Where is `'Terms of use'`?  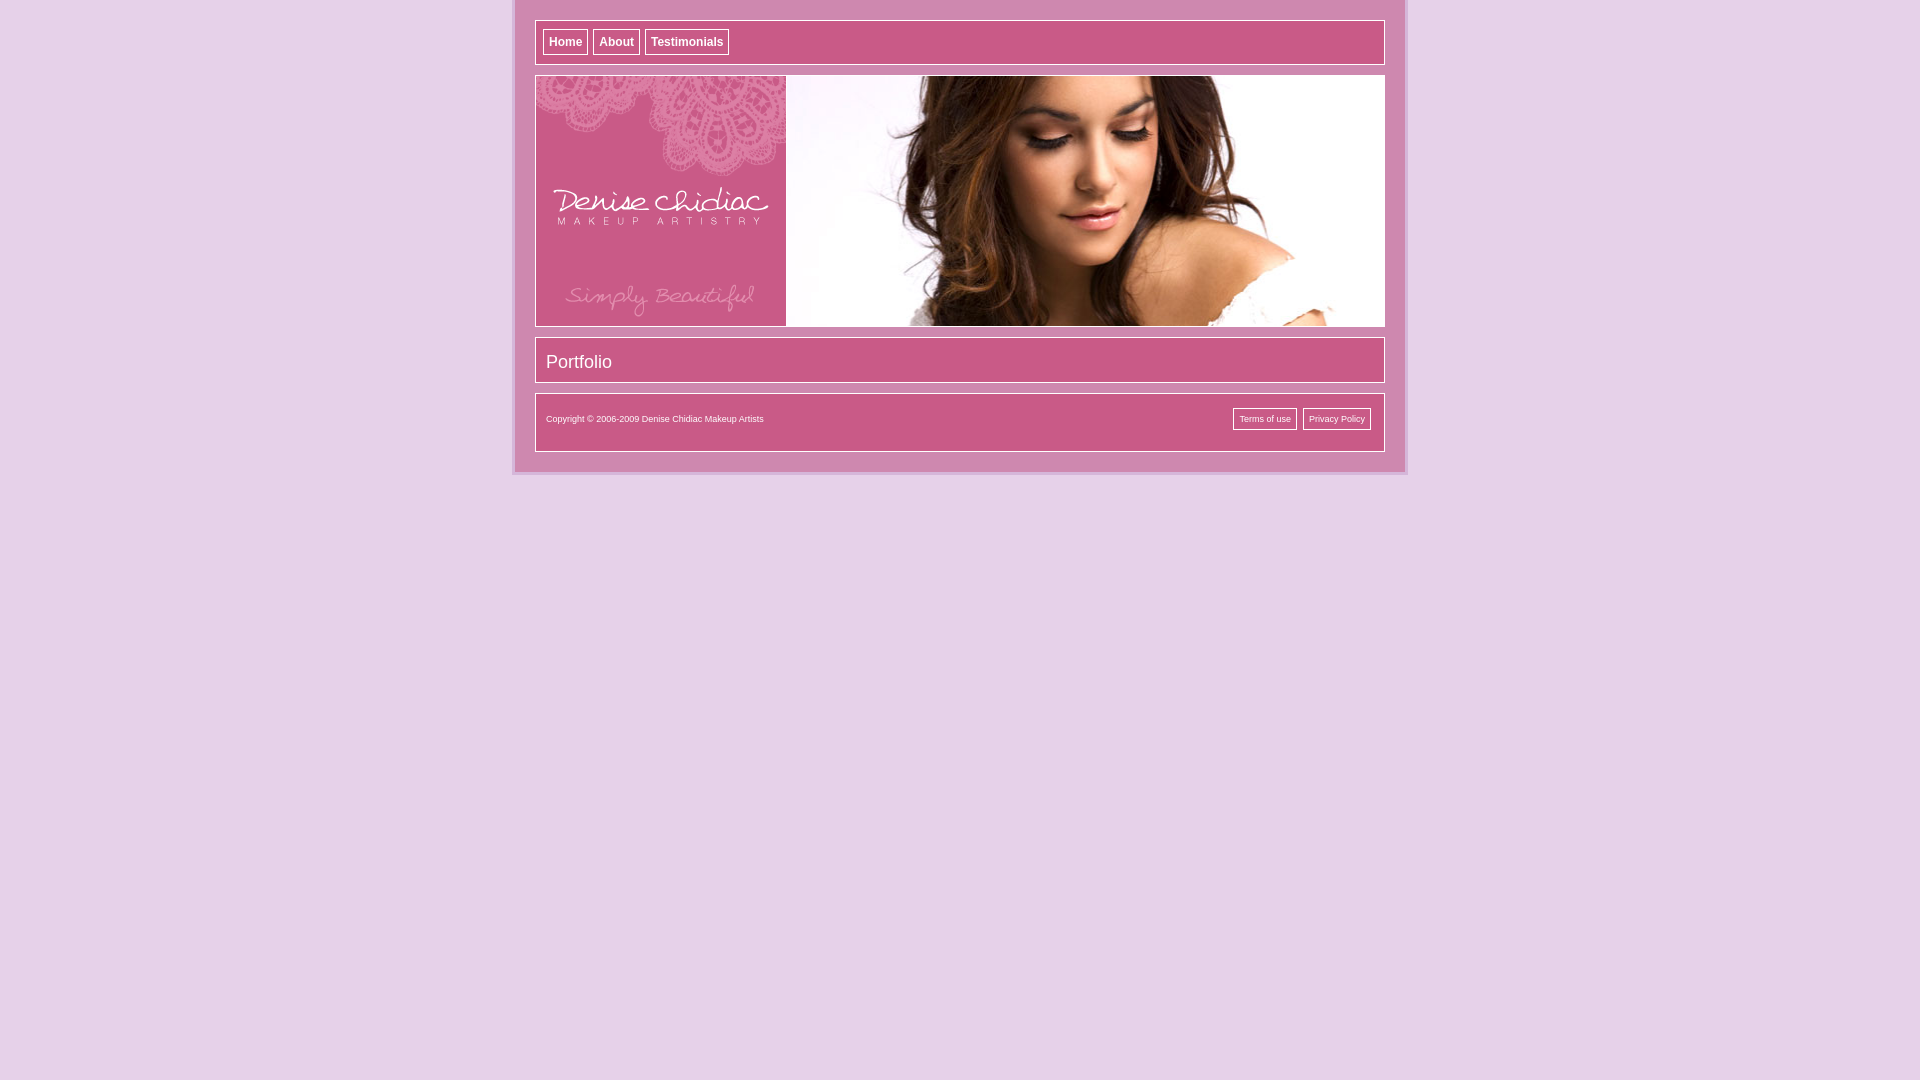 'Terms of use' is located at coordinates (1264, 418).